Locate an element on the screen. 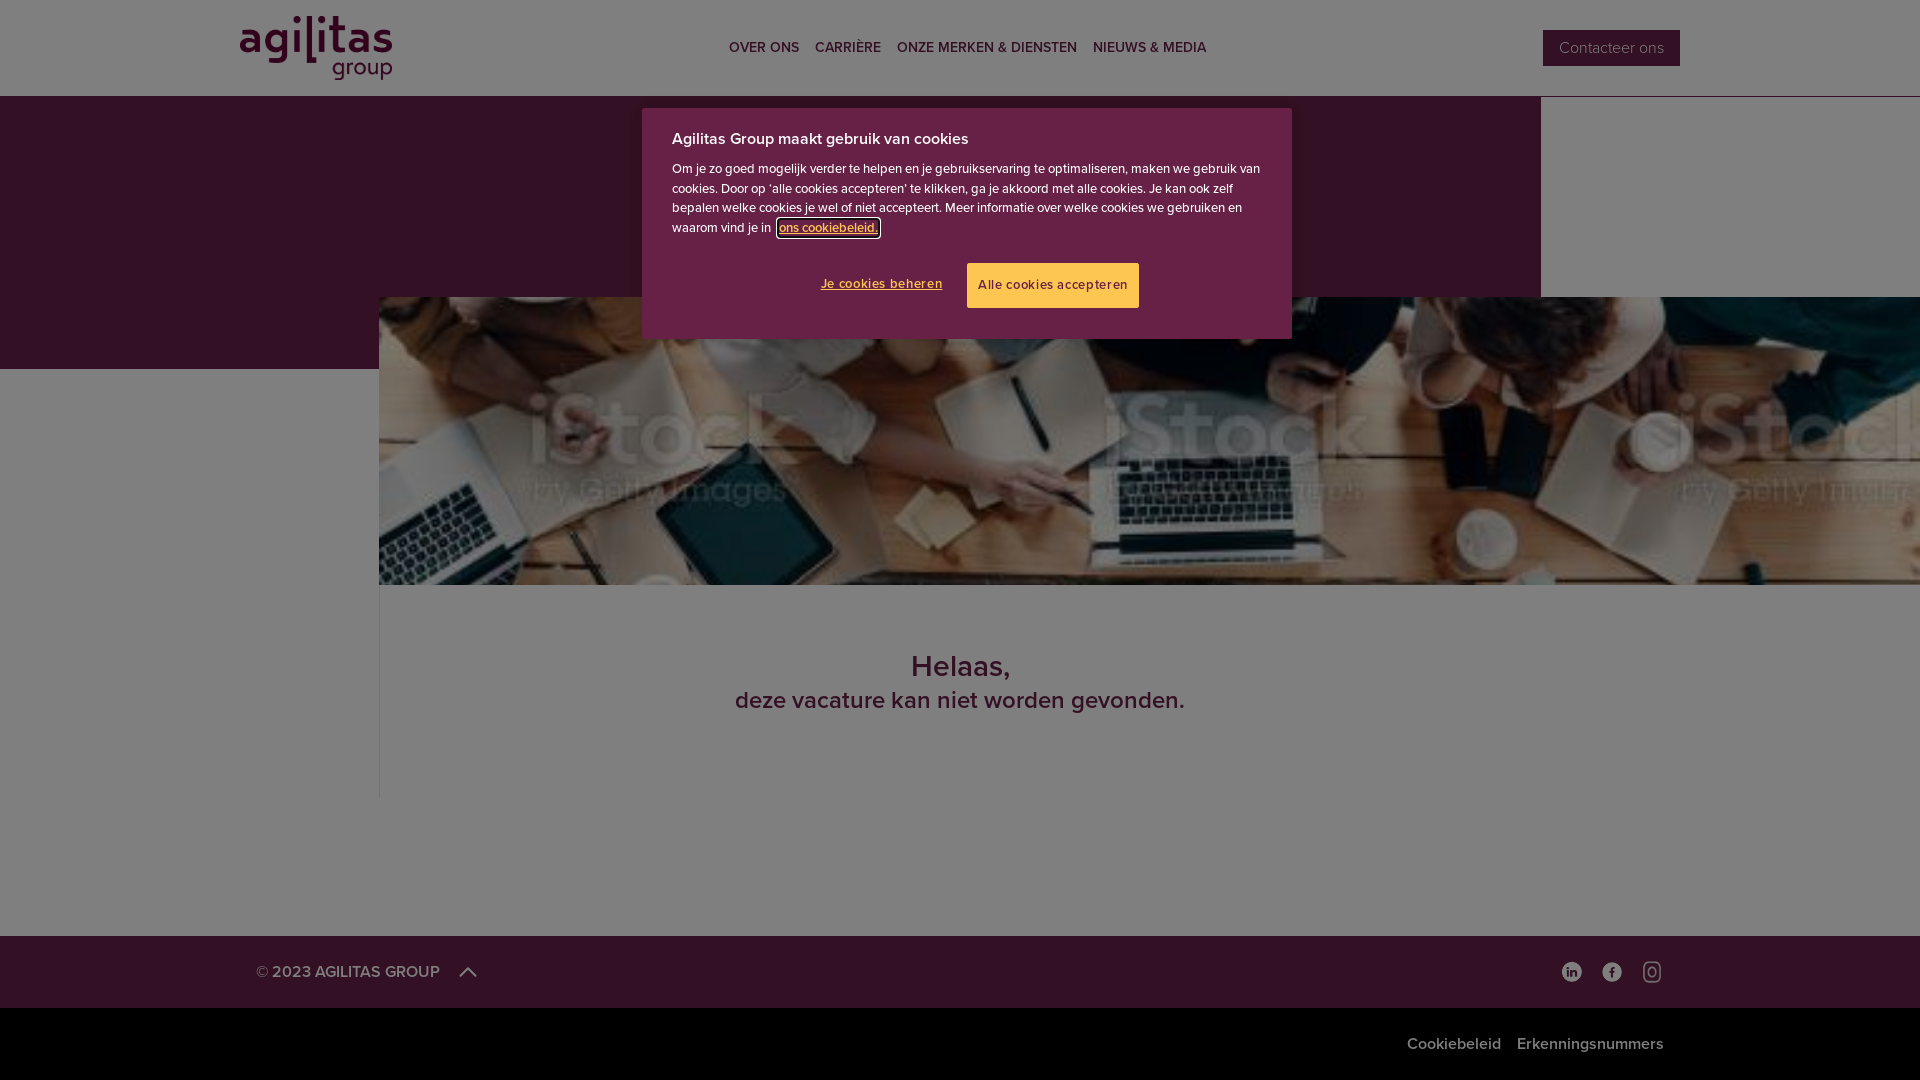 This screenshot has width=1920, height=1080. 'Je cookies beheren' is located at coordinates (885, 284).